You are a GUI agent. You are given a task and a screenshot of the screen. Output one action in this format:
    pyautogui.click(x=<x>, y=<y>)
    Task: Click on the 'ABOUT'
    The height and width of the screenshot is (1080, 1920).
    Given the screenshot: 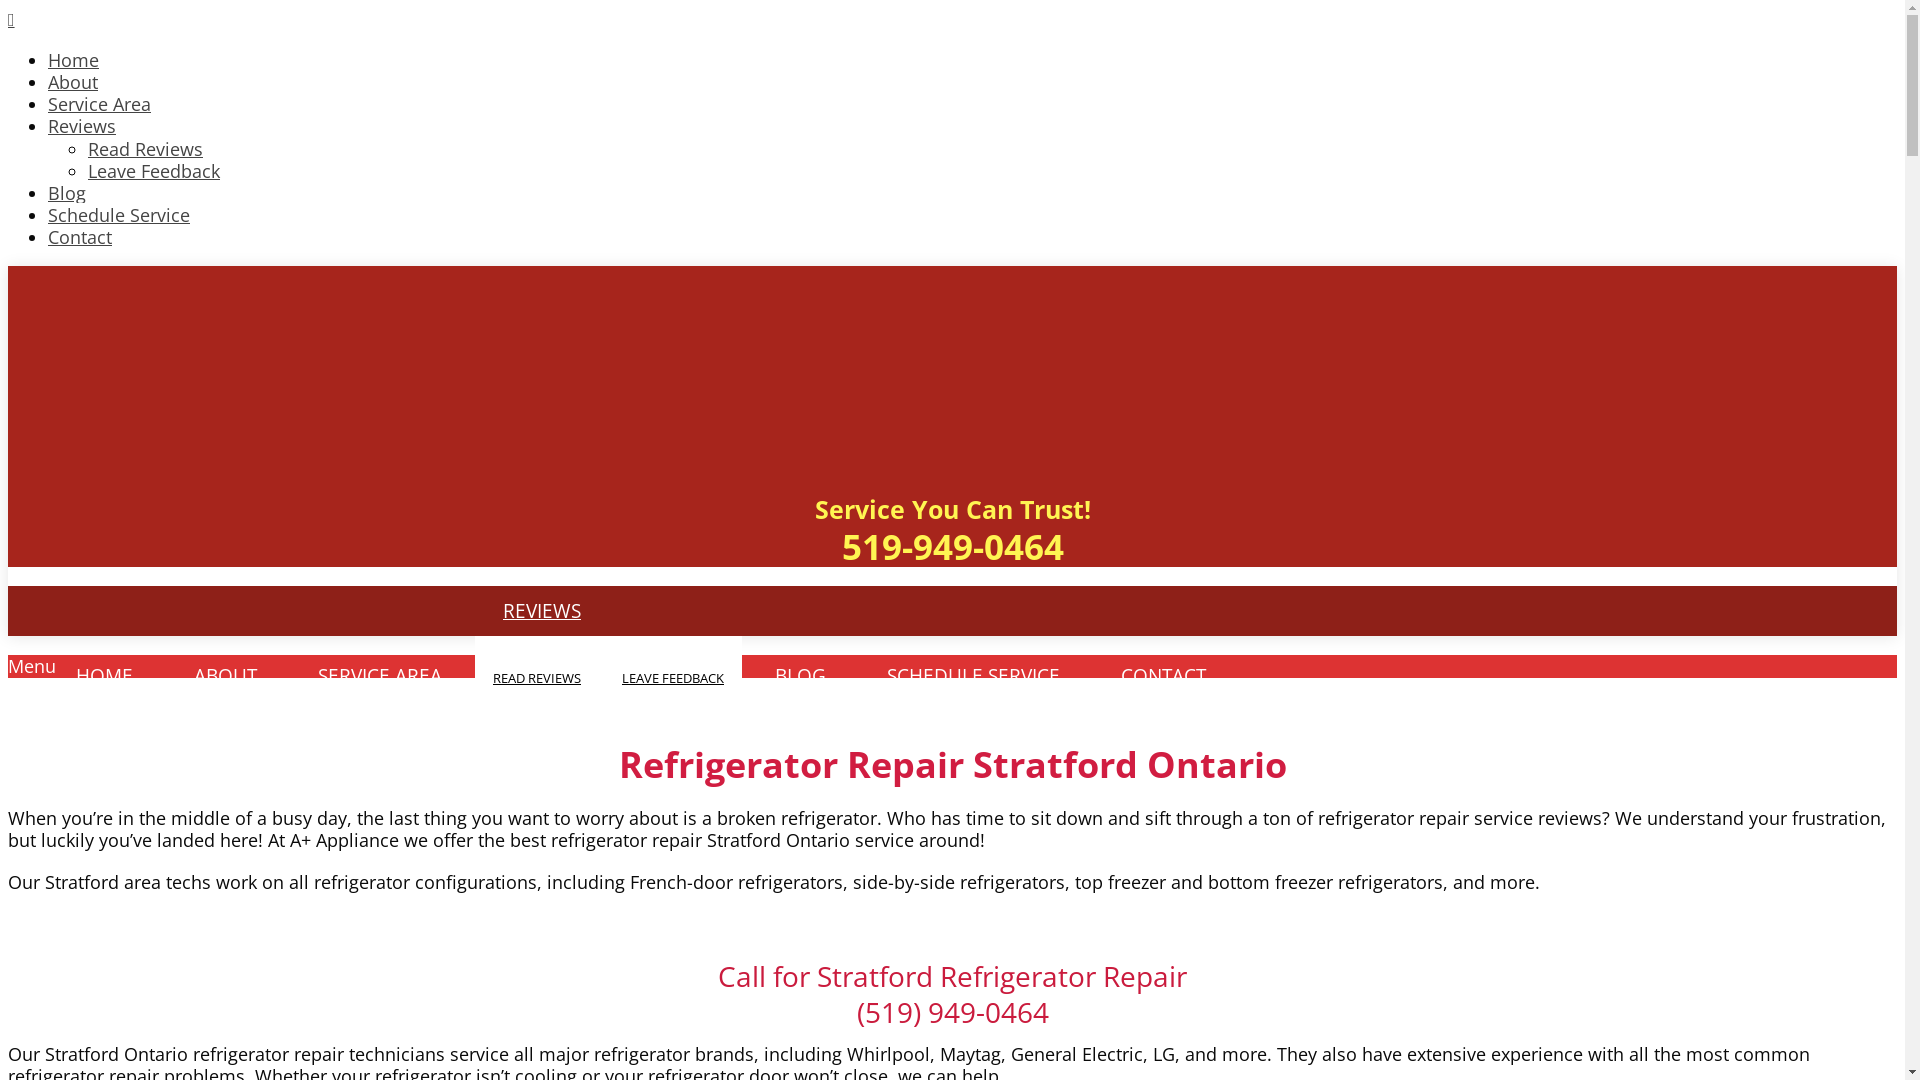 What is the action you would take?
    pyautogui.click(x=166, y=675)
    